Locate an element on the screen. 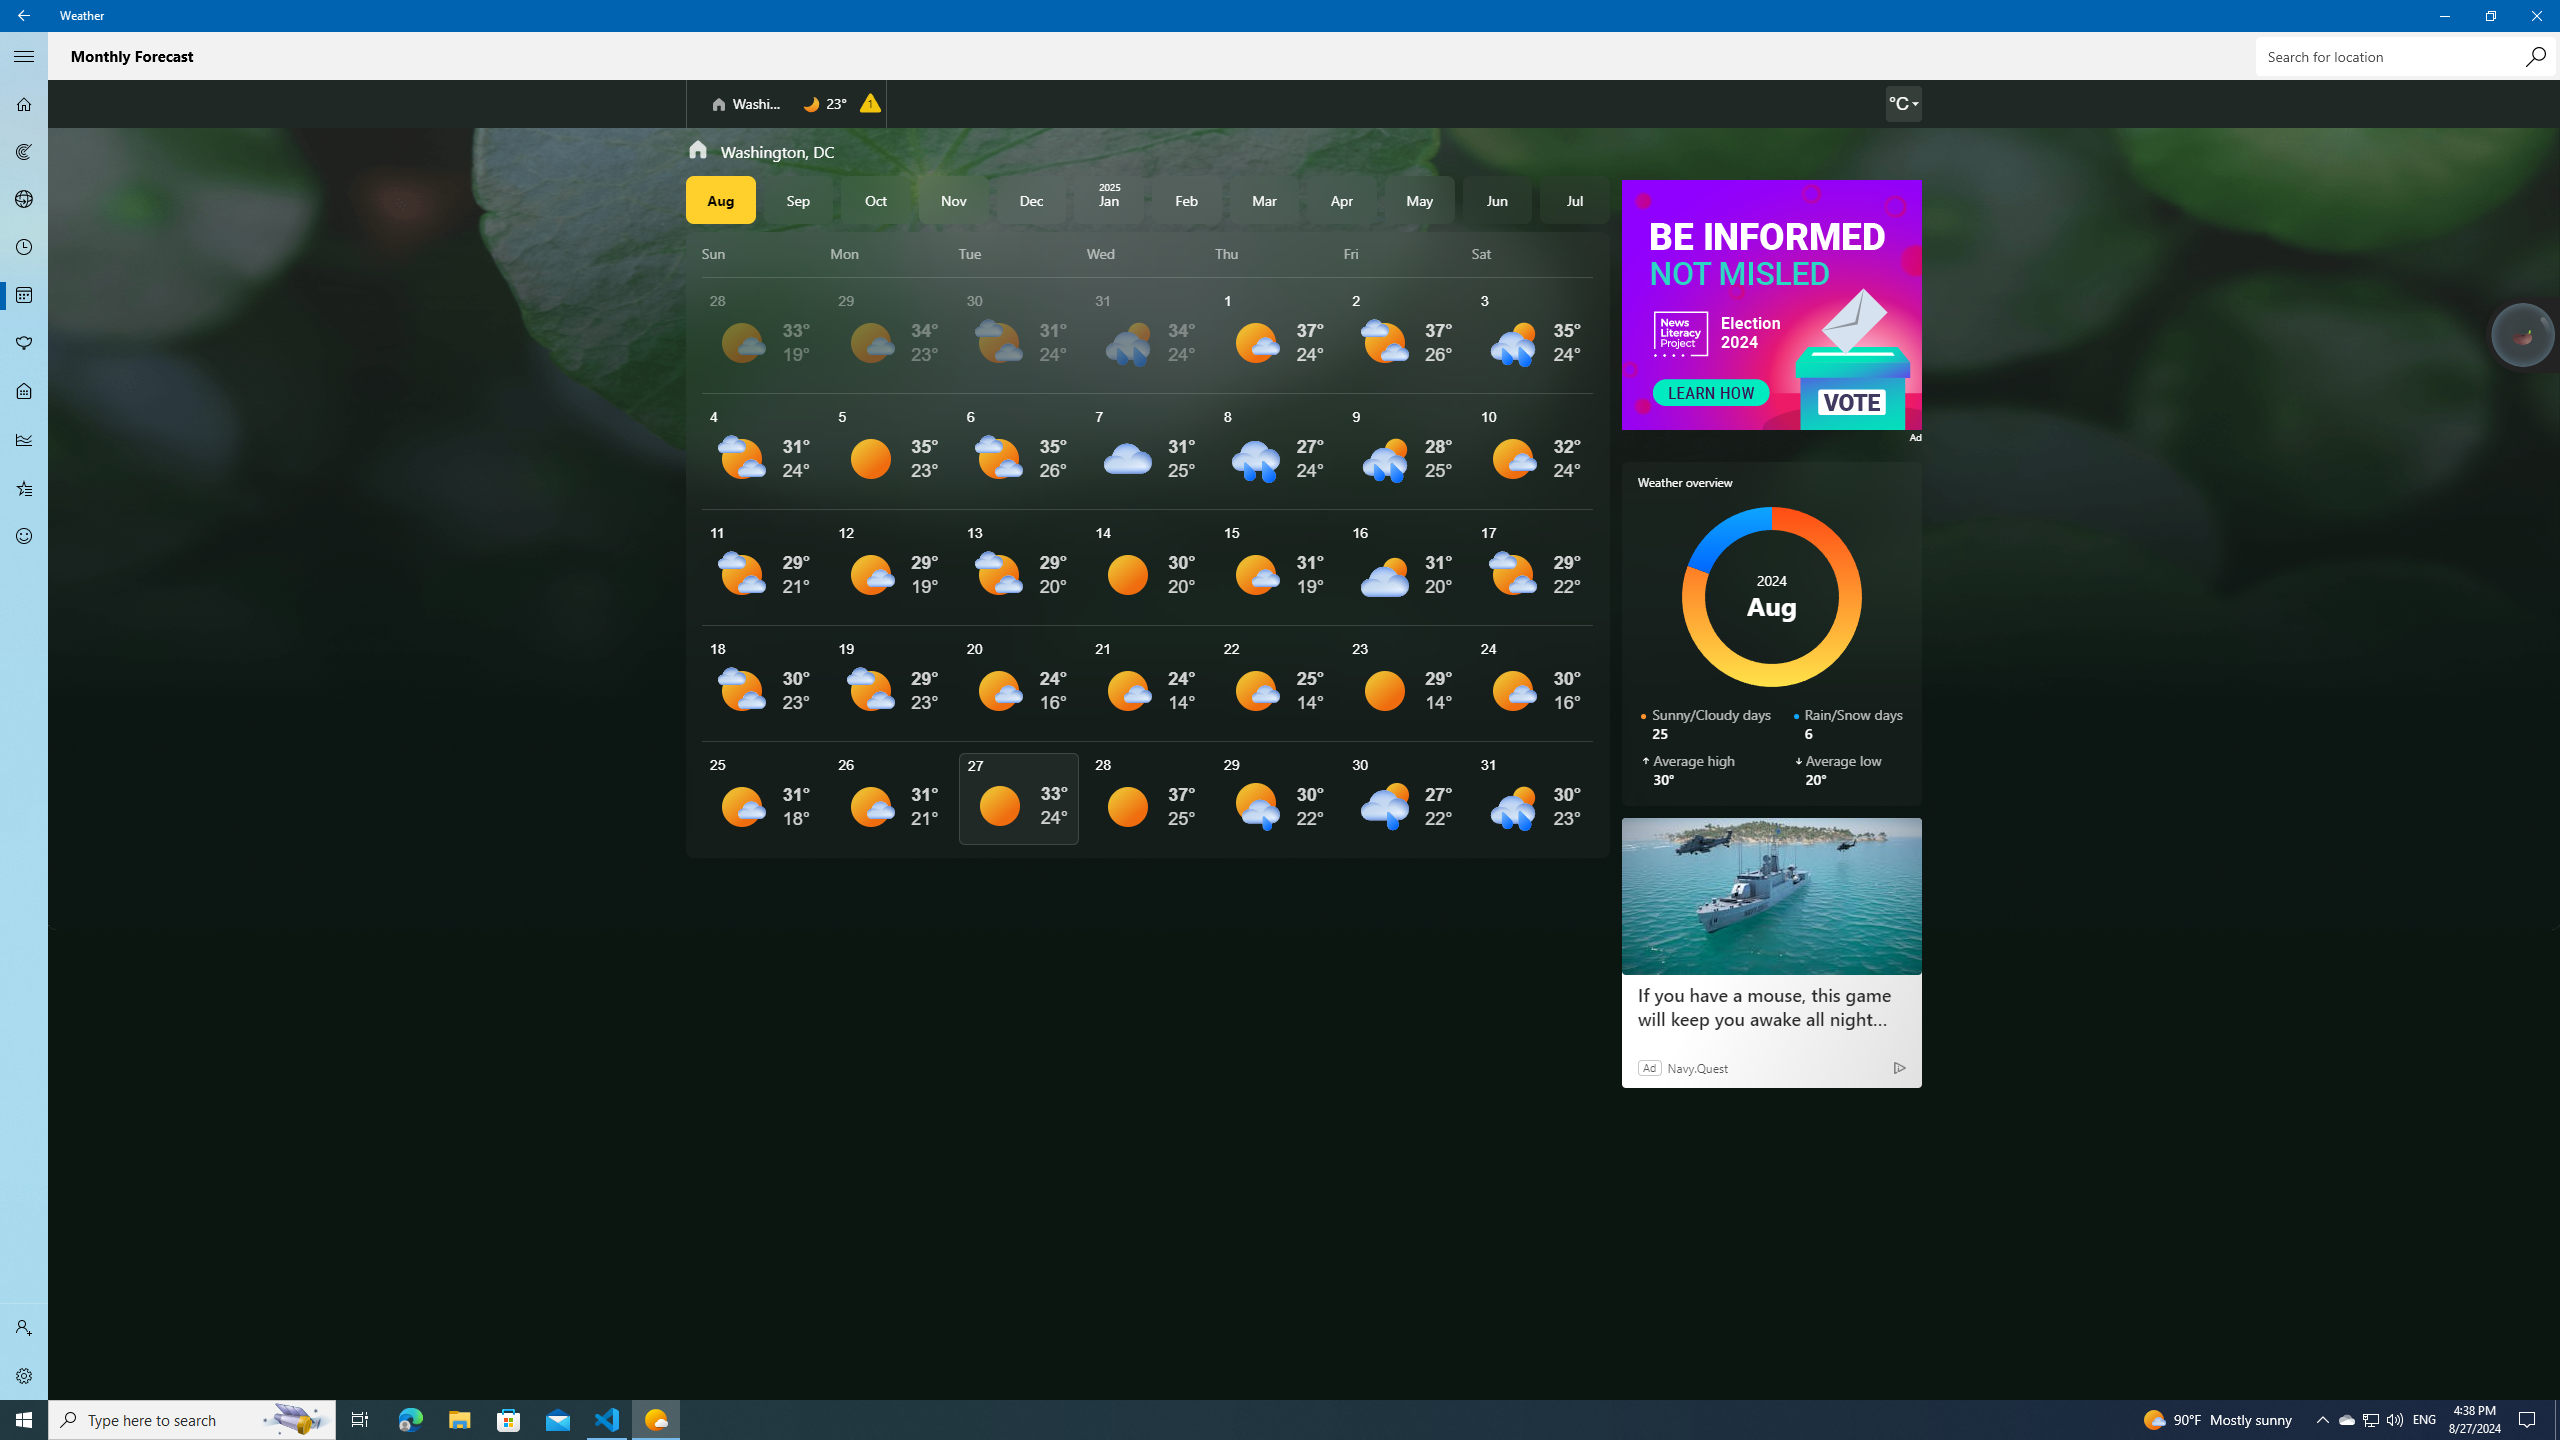  'Task View' is located at coordinates (358, 1418).